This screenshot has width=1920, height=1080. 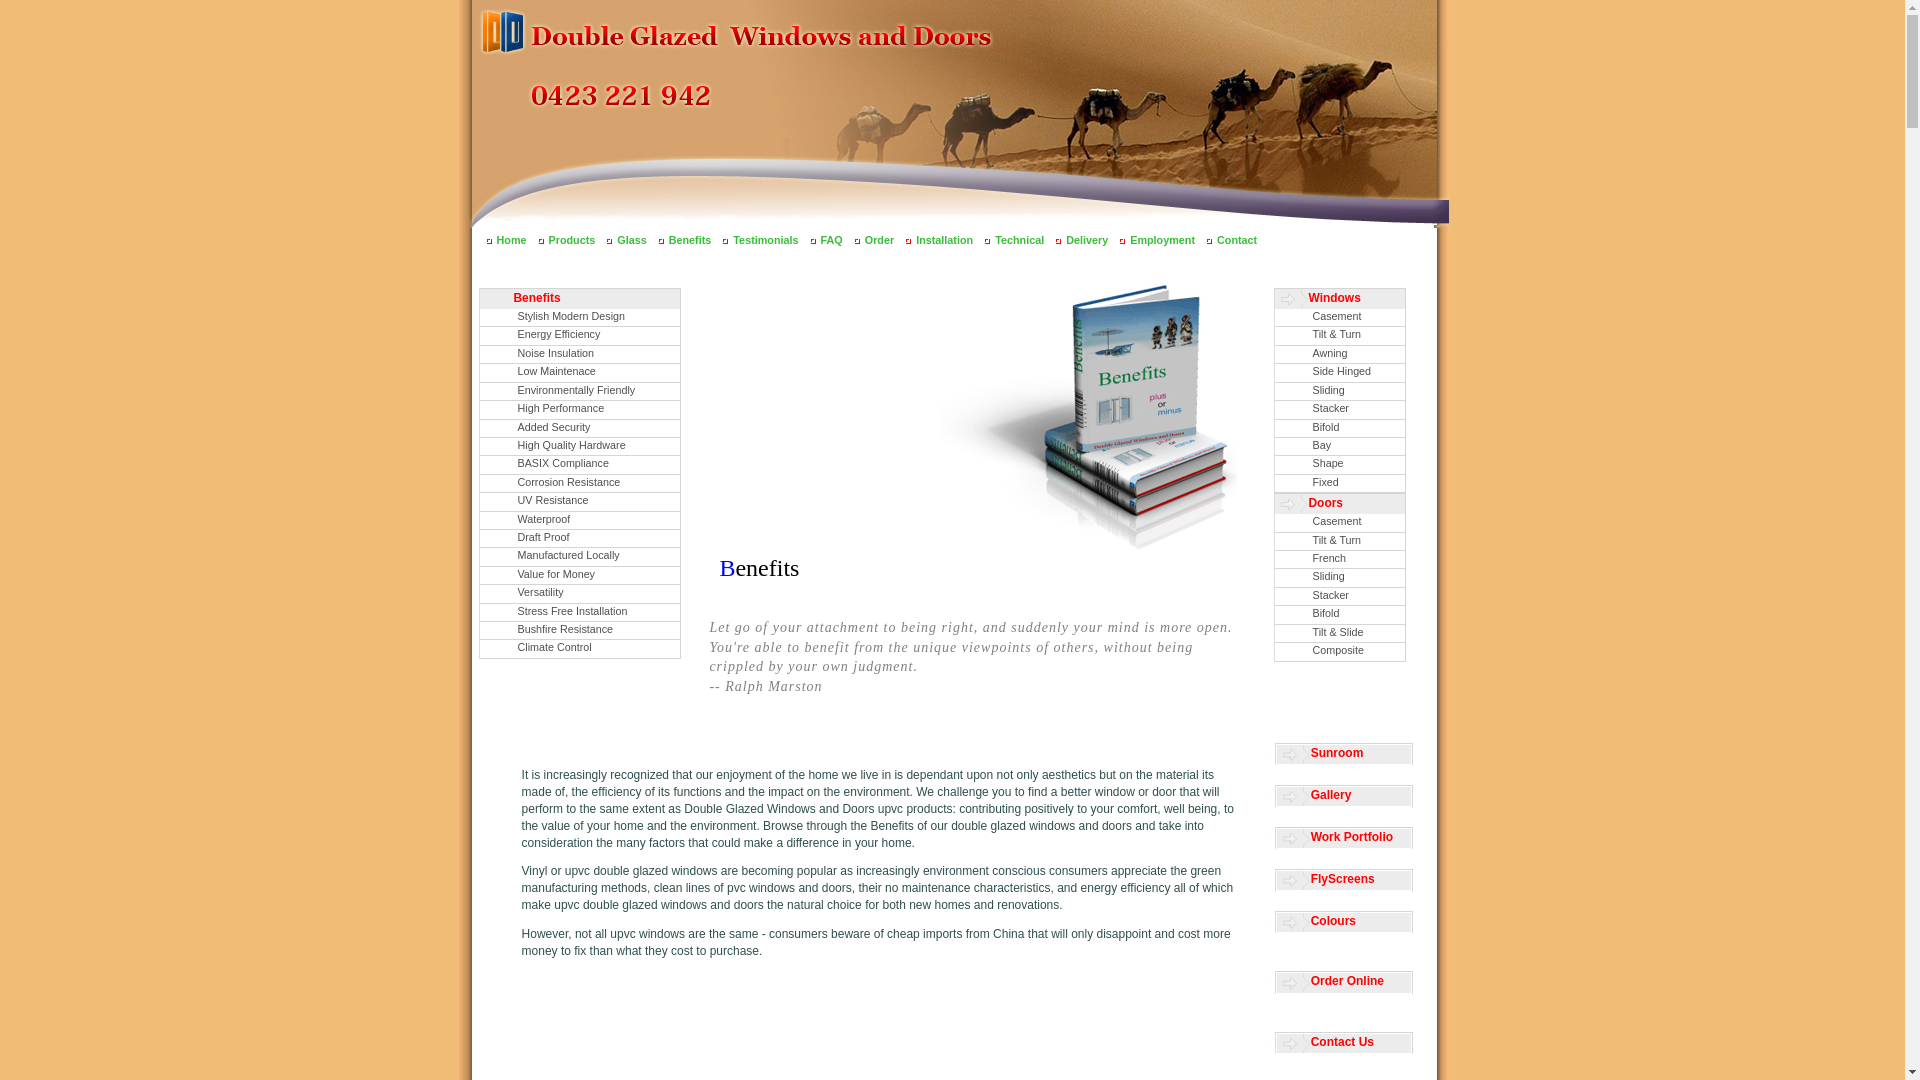 What do you see at coordinates (764, 238) in the screenshot?
I see `'Testimonials'` at bounding box center [764, 238].